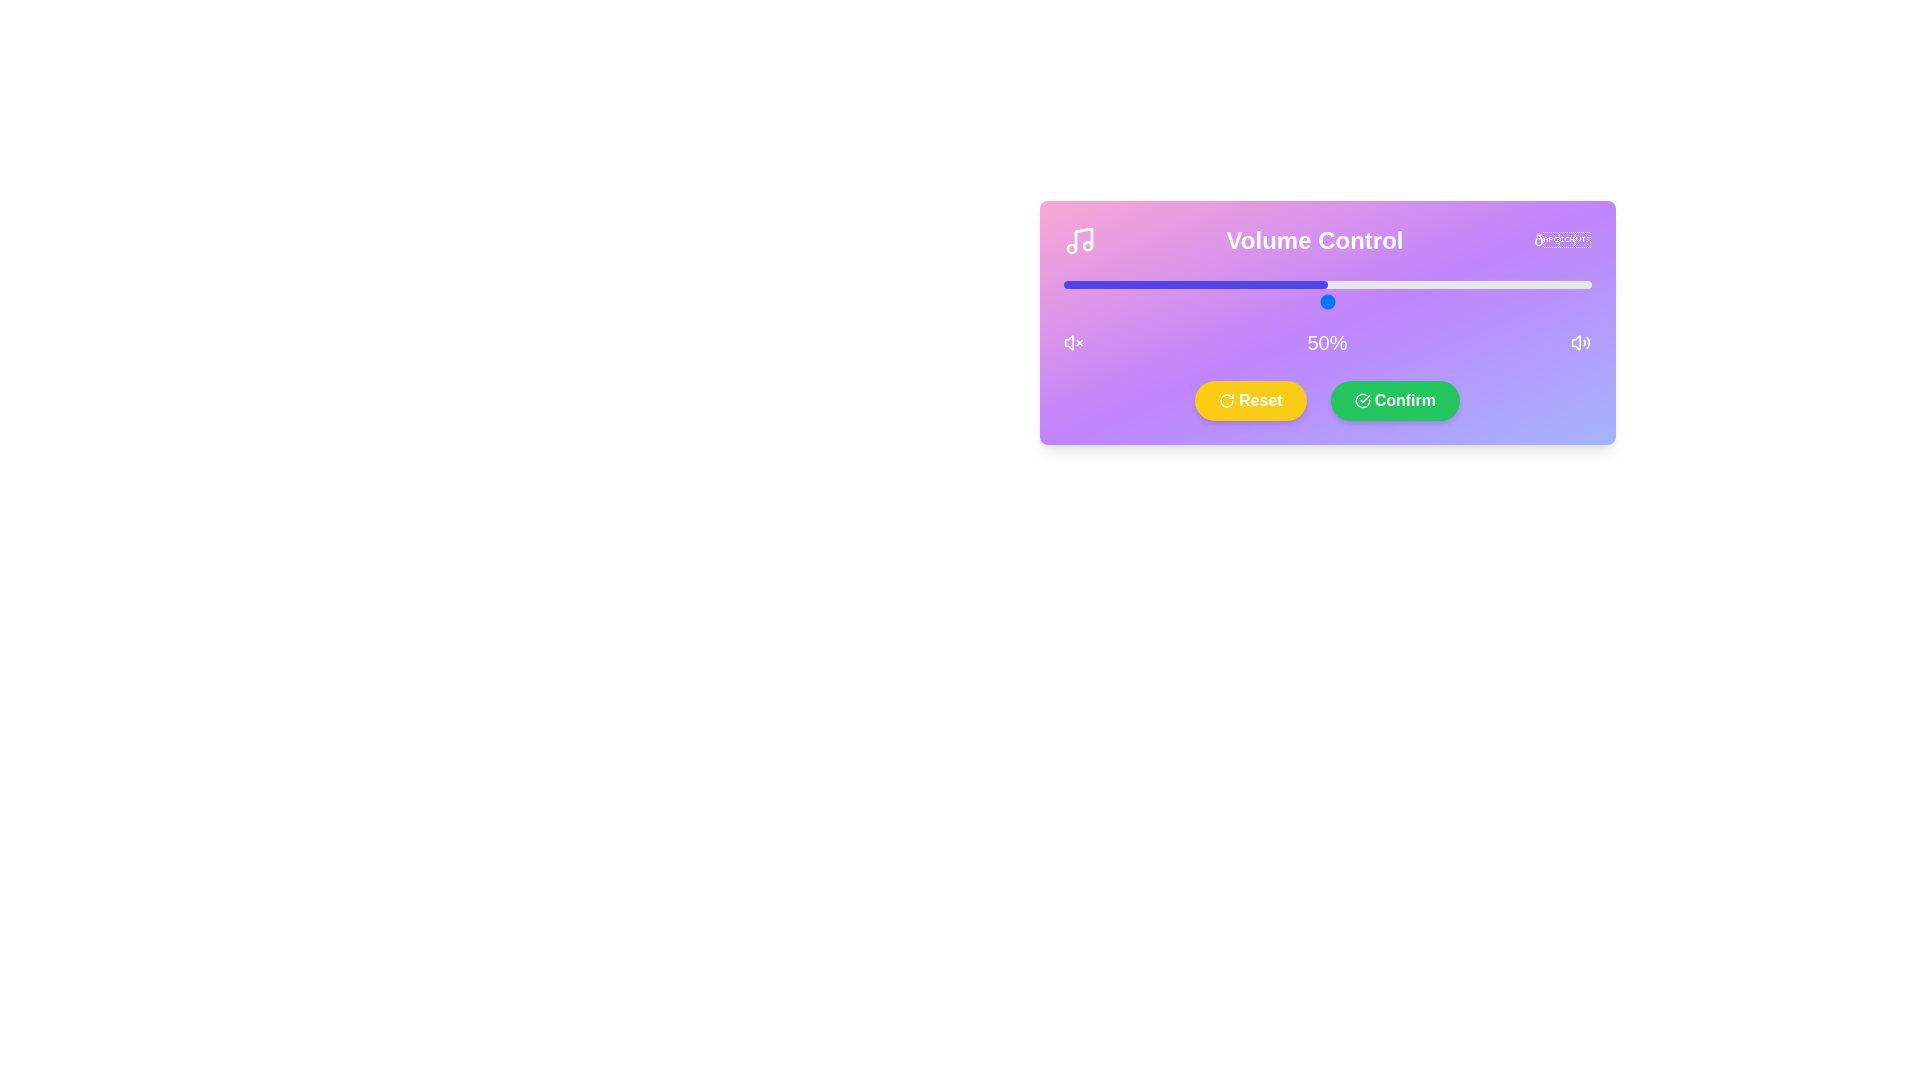 The image size is (1920, 1080). I want to click on the circular part of the checkmark icon, which is a minimalistic SVG graphic located to the right of the 'Confirm' button, so click(1361, 401).